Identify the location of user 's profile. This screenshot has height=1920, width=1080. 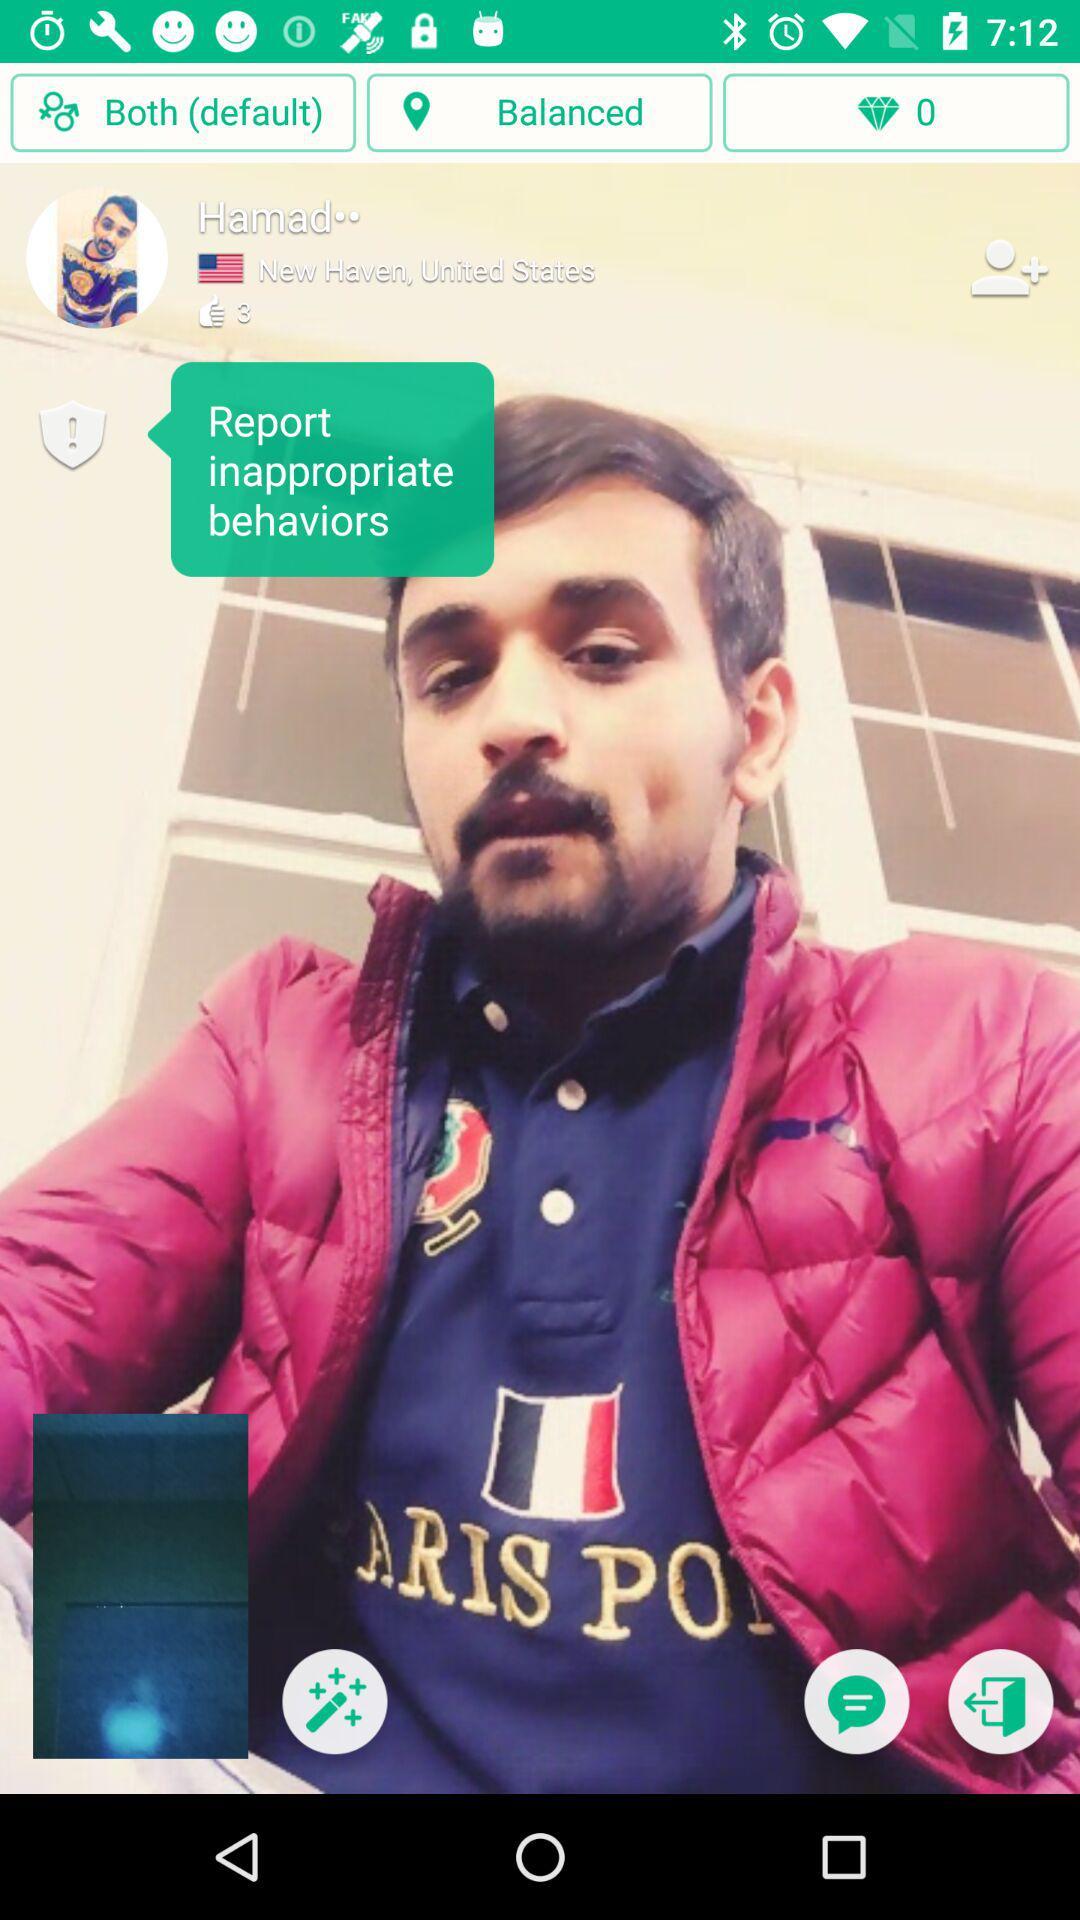
(97, 256).